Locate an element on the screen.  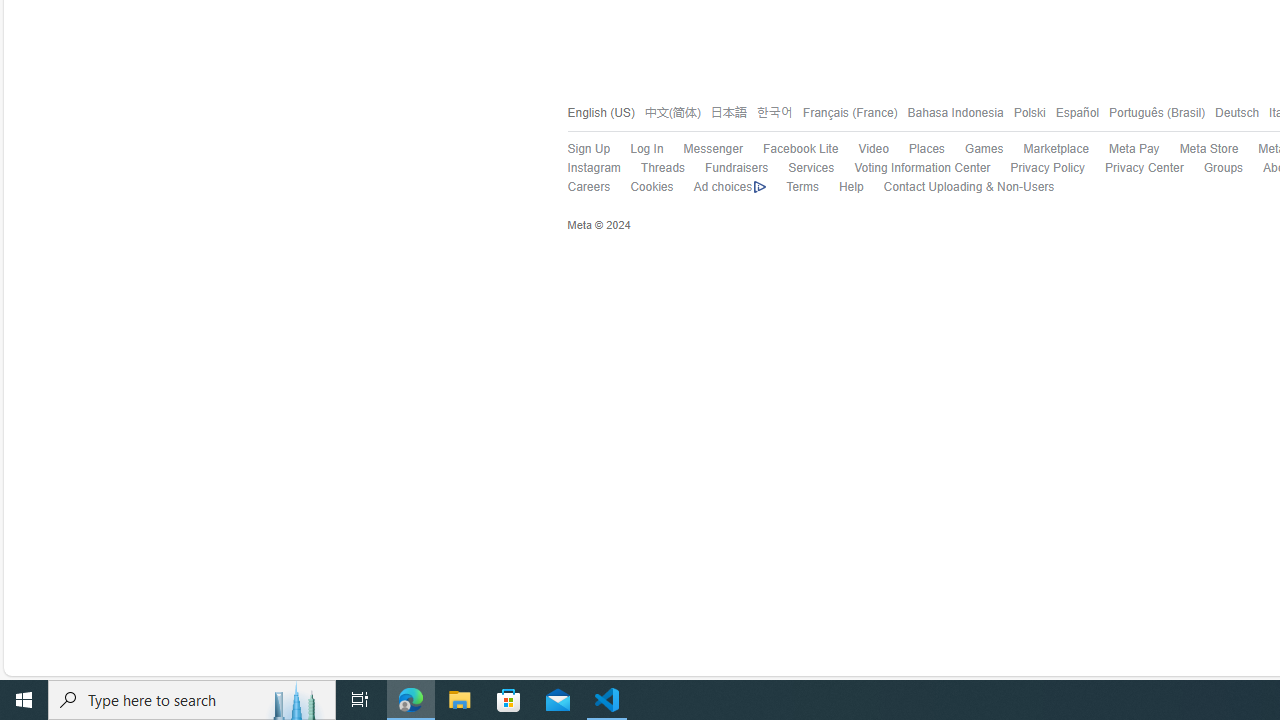
'Sign Up' is located at coordinates (577, 148).